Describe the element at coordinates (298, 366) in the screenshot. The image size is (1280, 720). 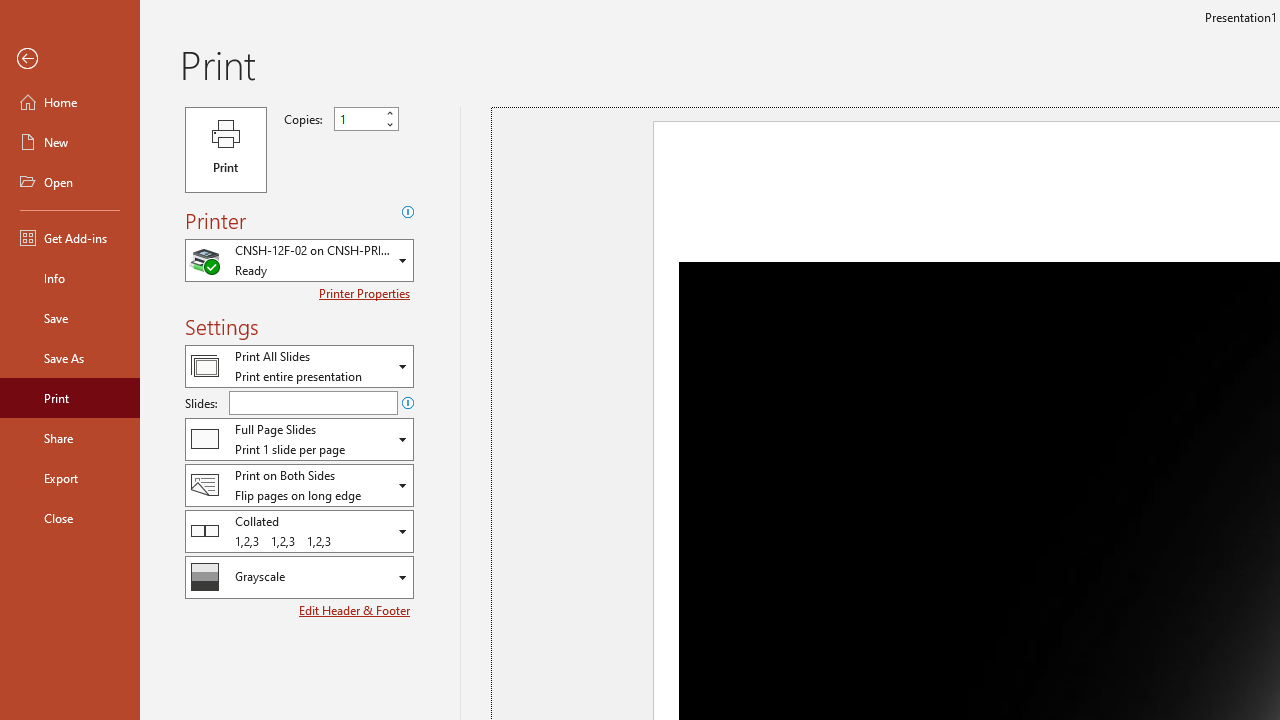
I see `'Print What'` at that location.